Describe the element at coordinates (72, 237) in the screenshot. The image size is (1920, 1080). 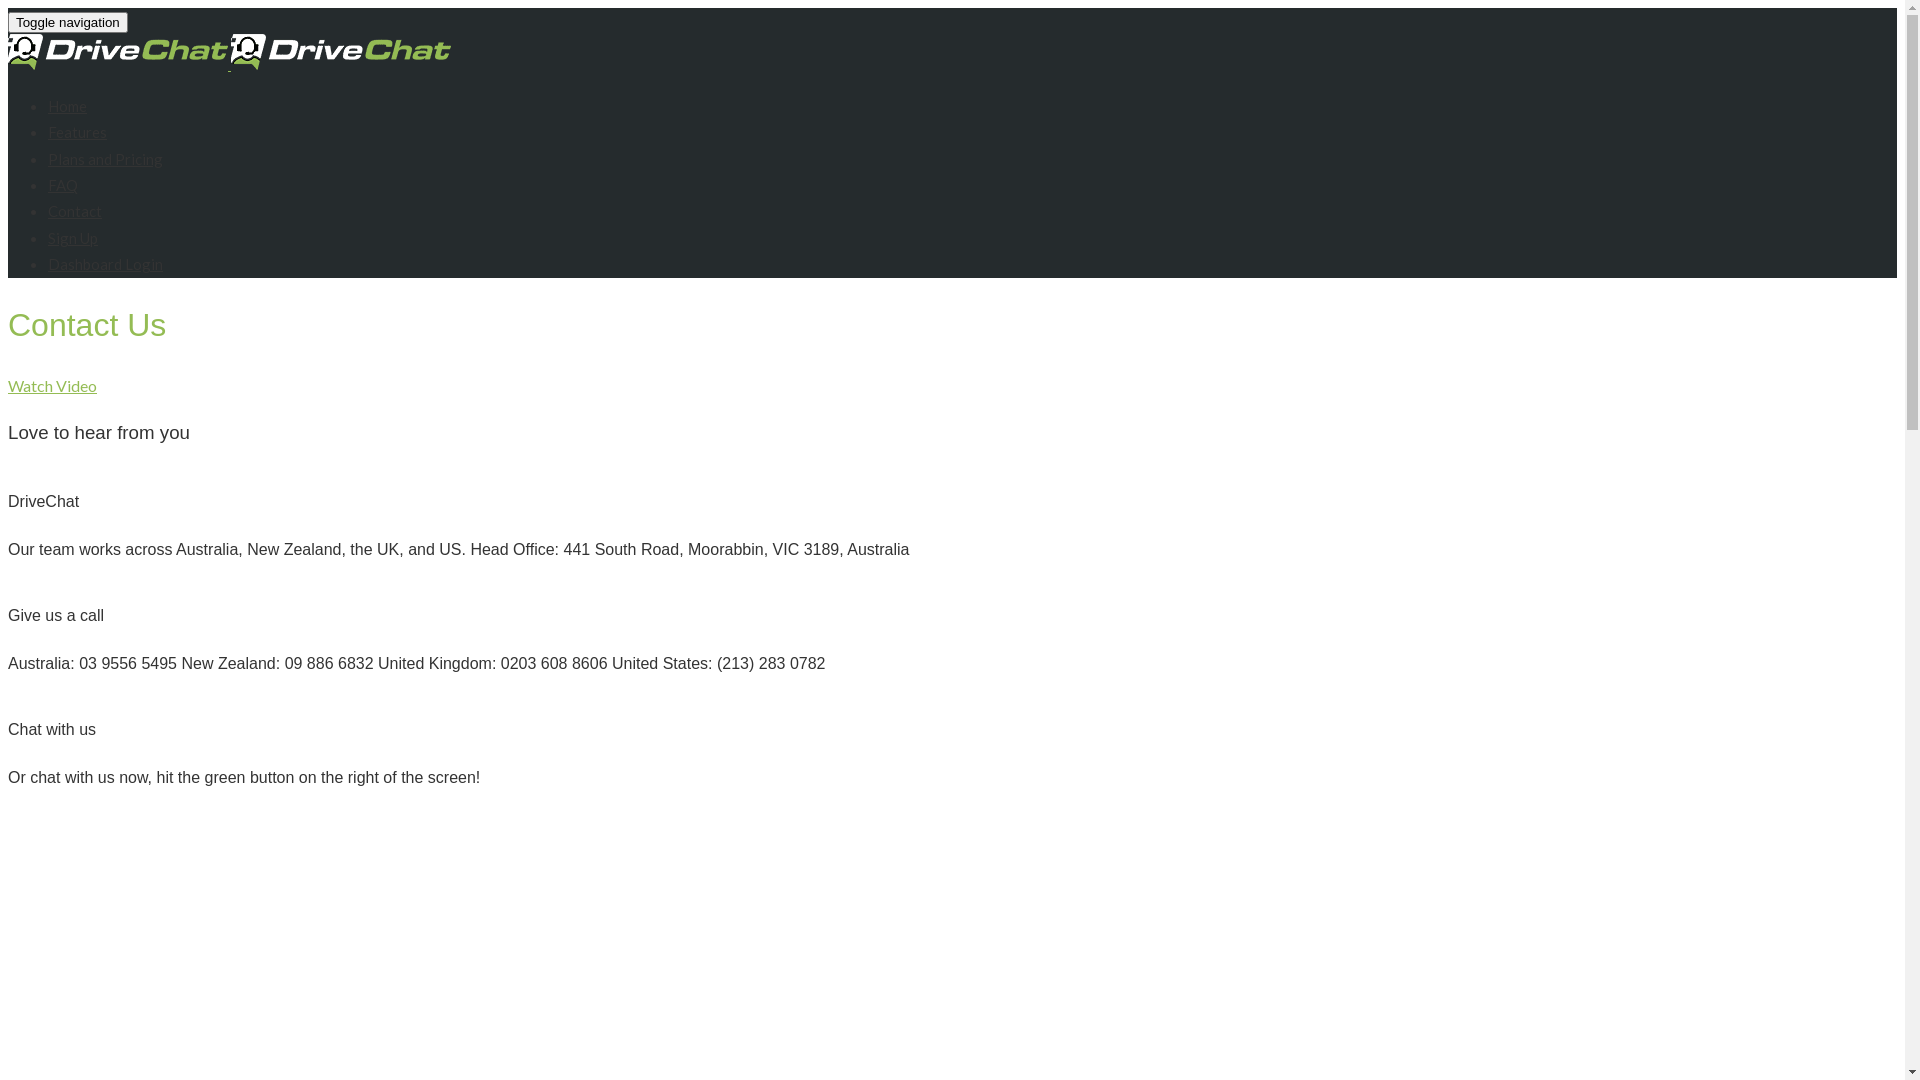
I see `'Sign Up'` at that location.